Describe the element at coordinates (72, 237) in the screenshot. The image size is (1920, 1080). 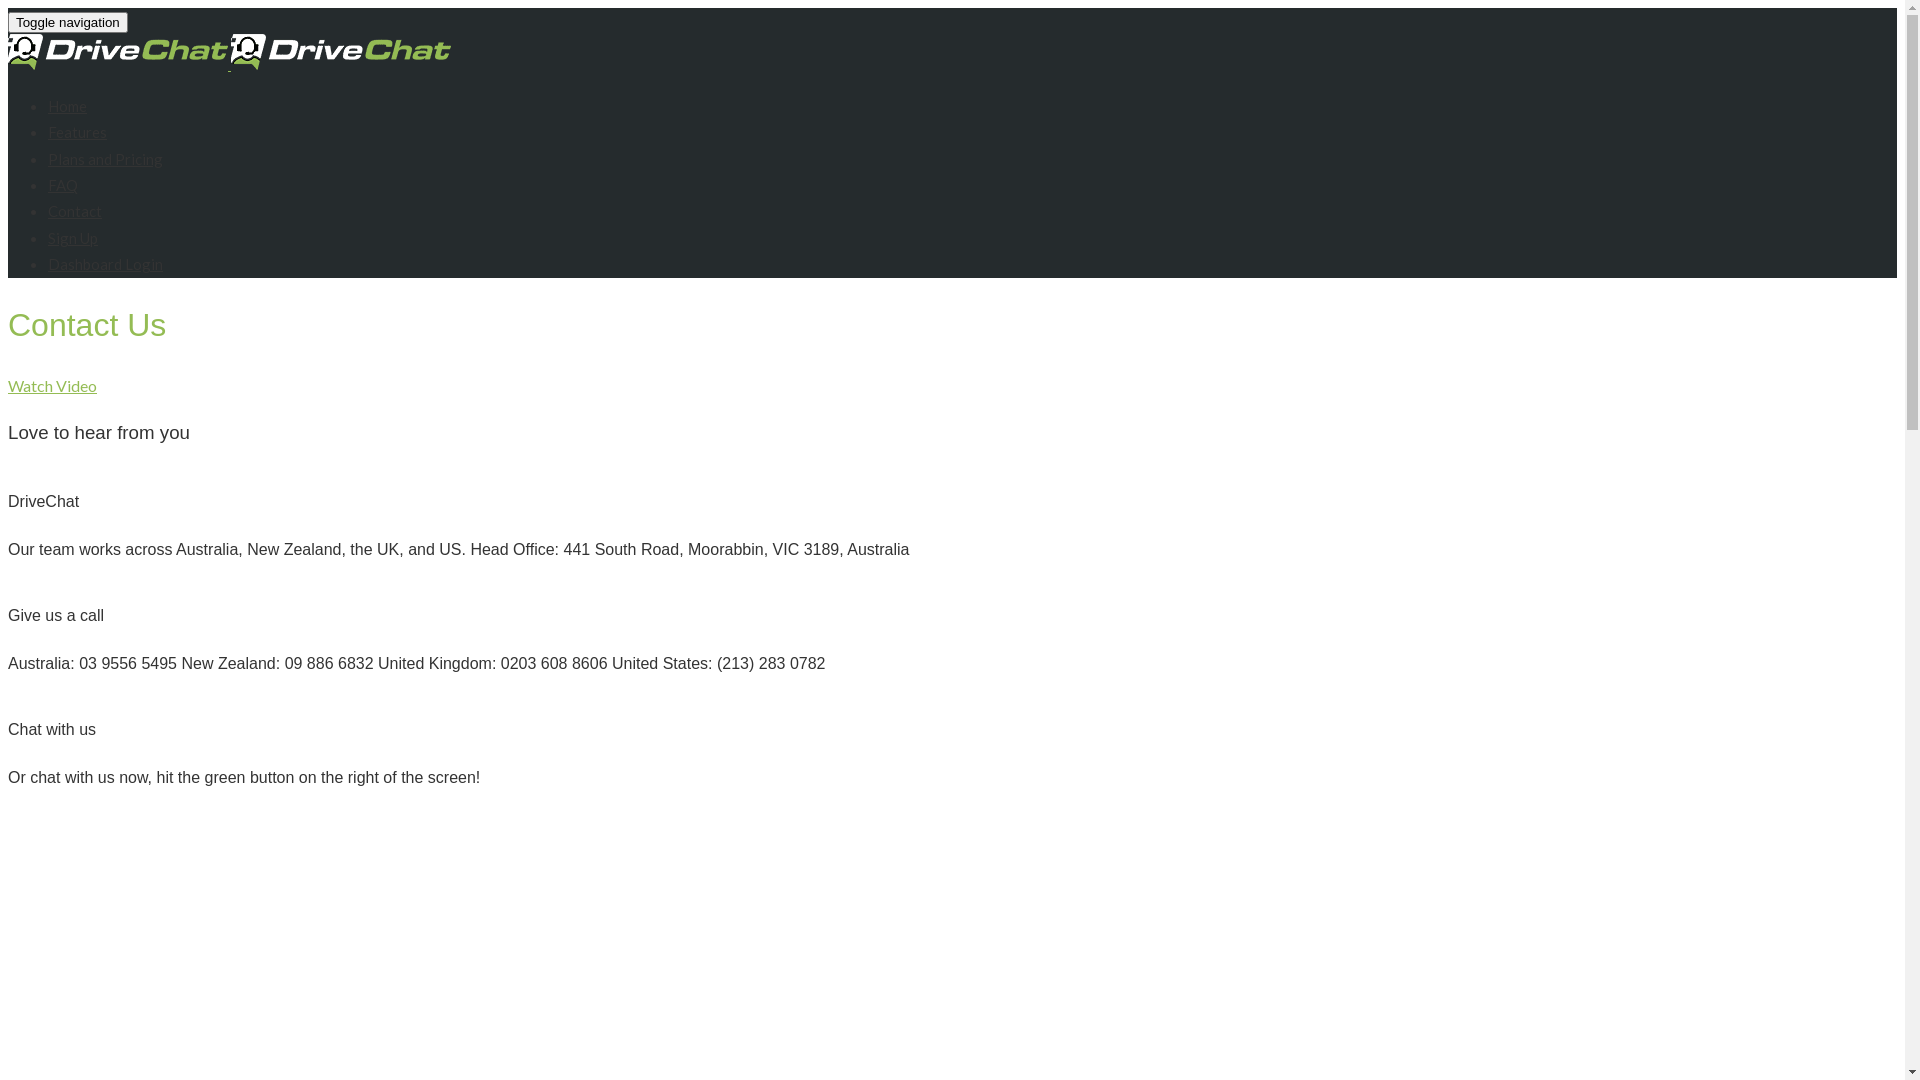
I see `'Sign Up'` at that location.